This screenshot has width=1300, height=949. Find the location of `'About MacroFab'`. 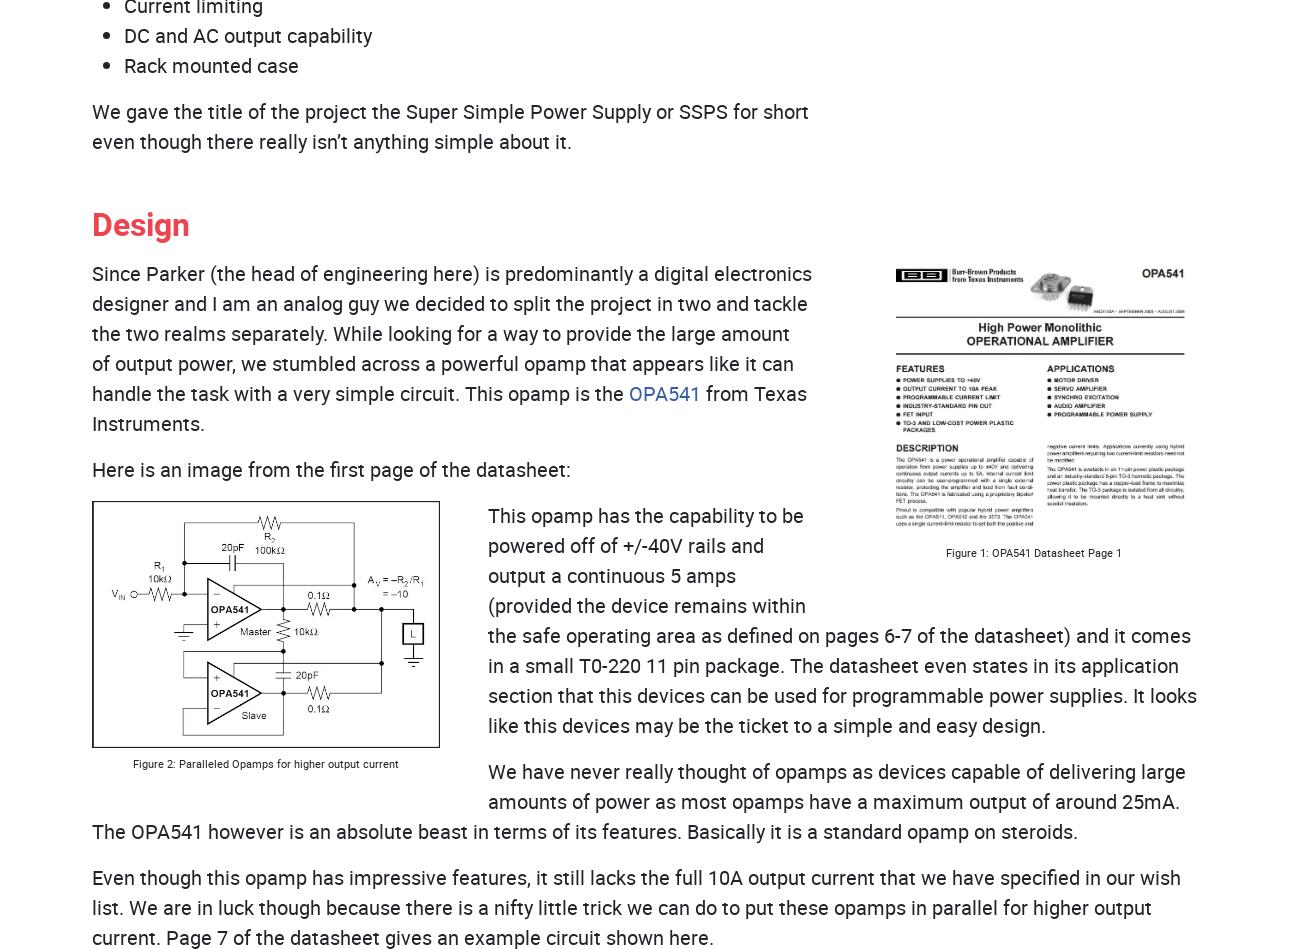

'About MacroFab' is located at coordinates (177, 629).